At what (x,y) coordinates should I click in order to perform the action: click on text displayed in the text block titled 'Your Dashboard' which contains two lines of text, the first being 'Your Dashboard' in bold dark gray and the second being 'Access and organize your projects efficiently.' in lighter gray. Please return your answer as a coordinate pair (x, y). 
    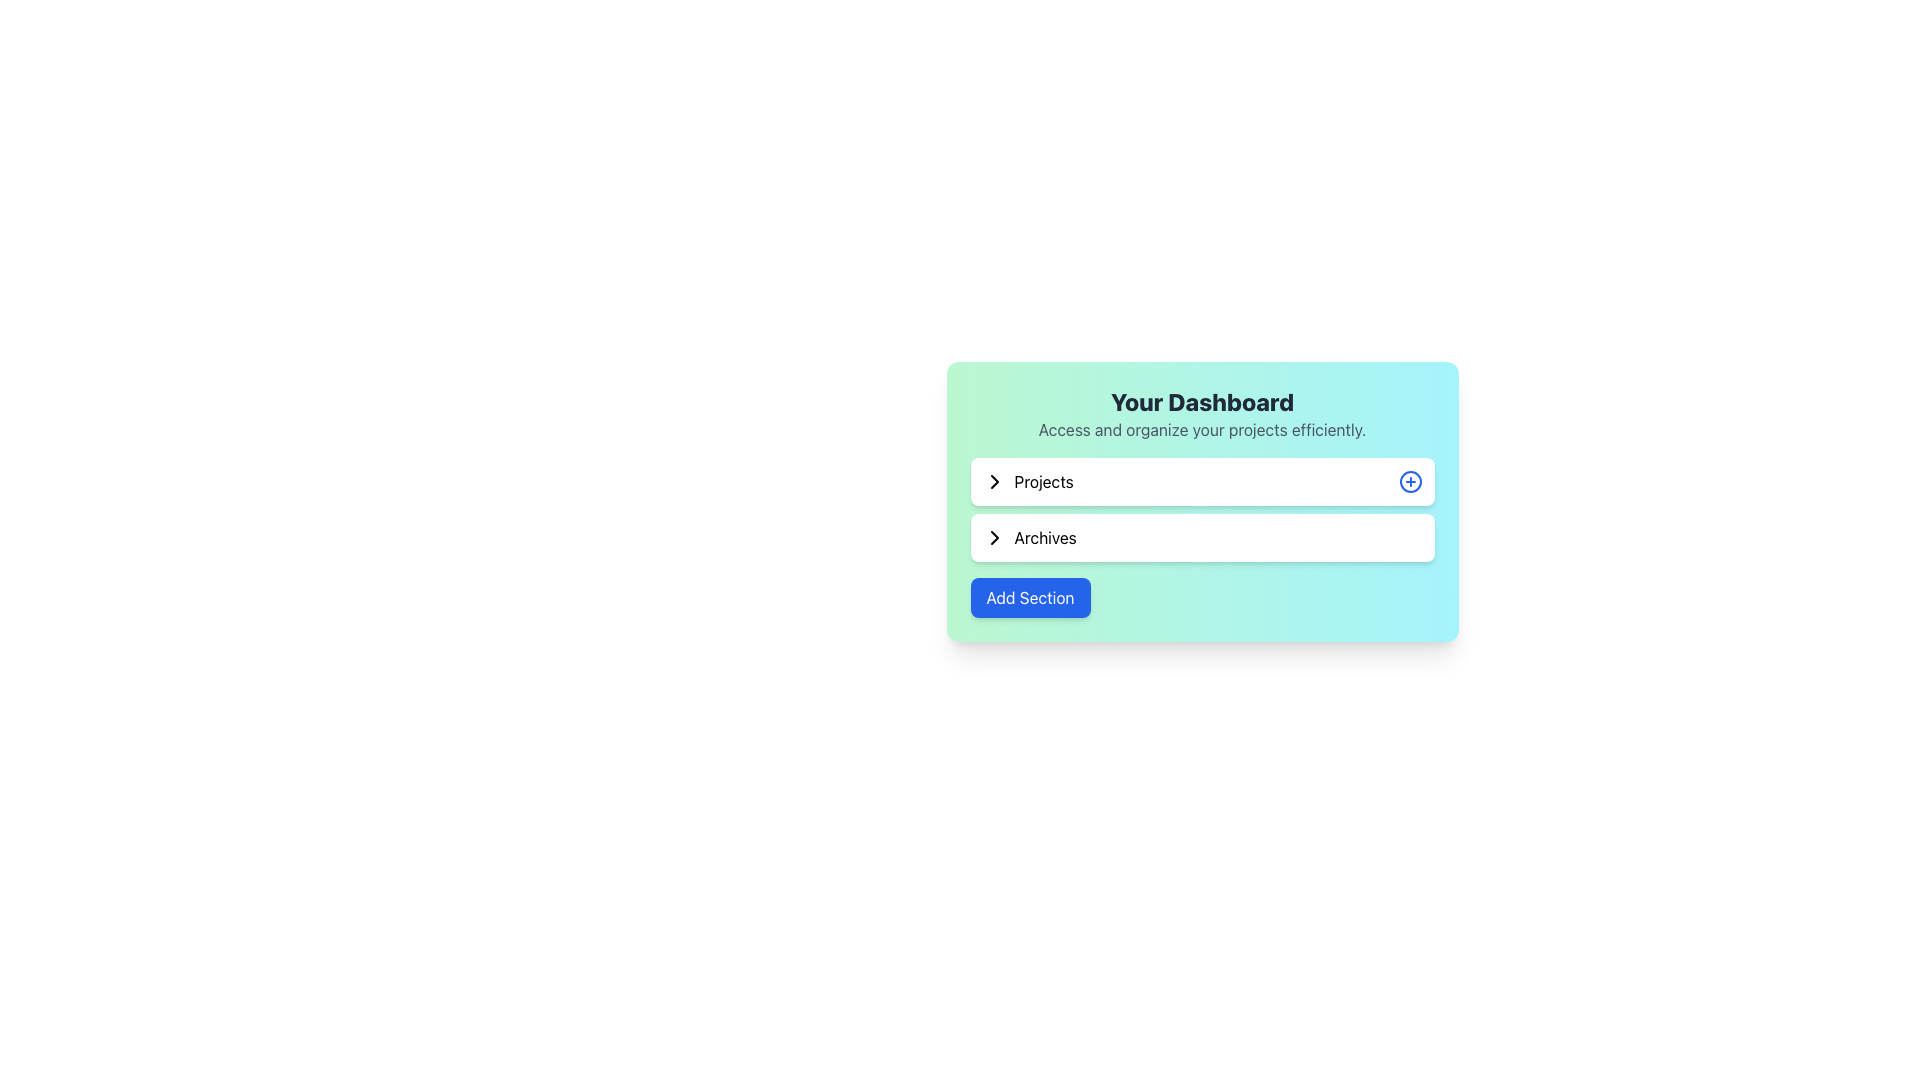
    Looking at the image, I should click on (1201, 412).